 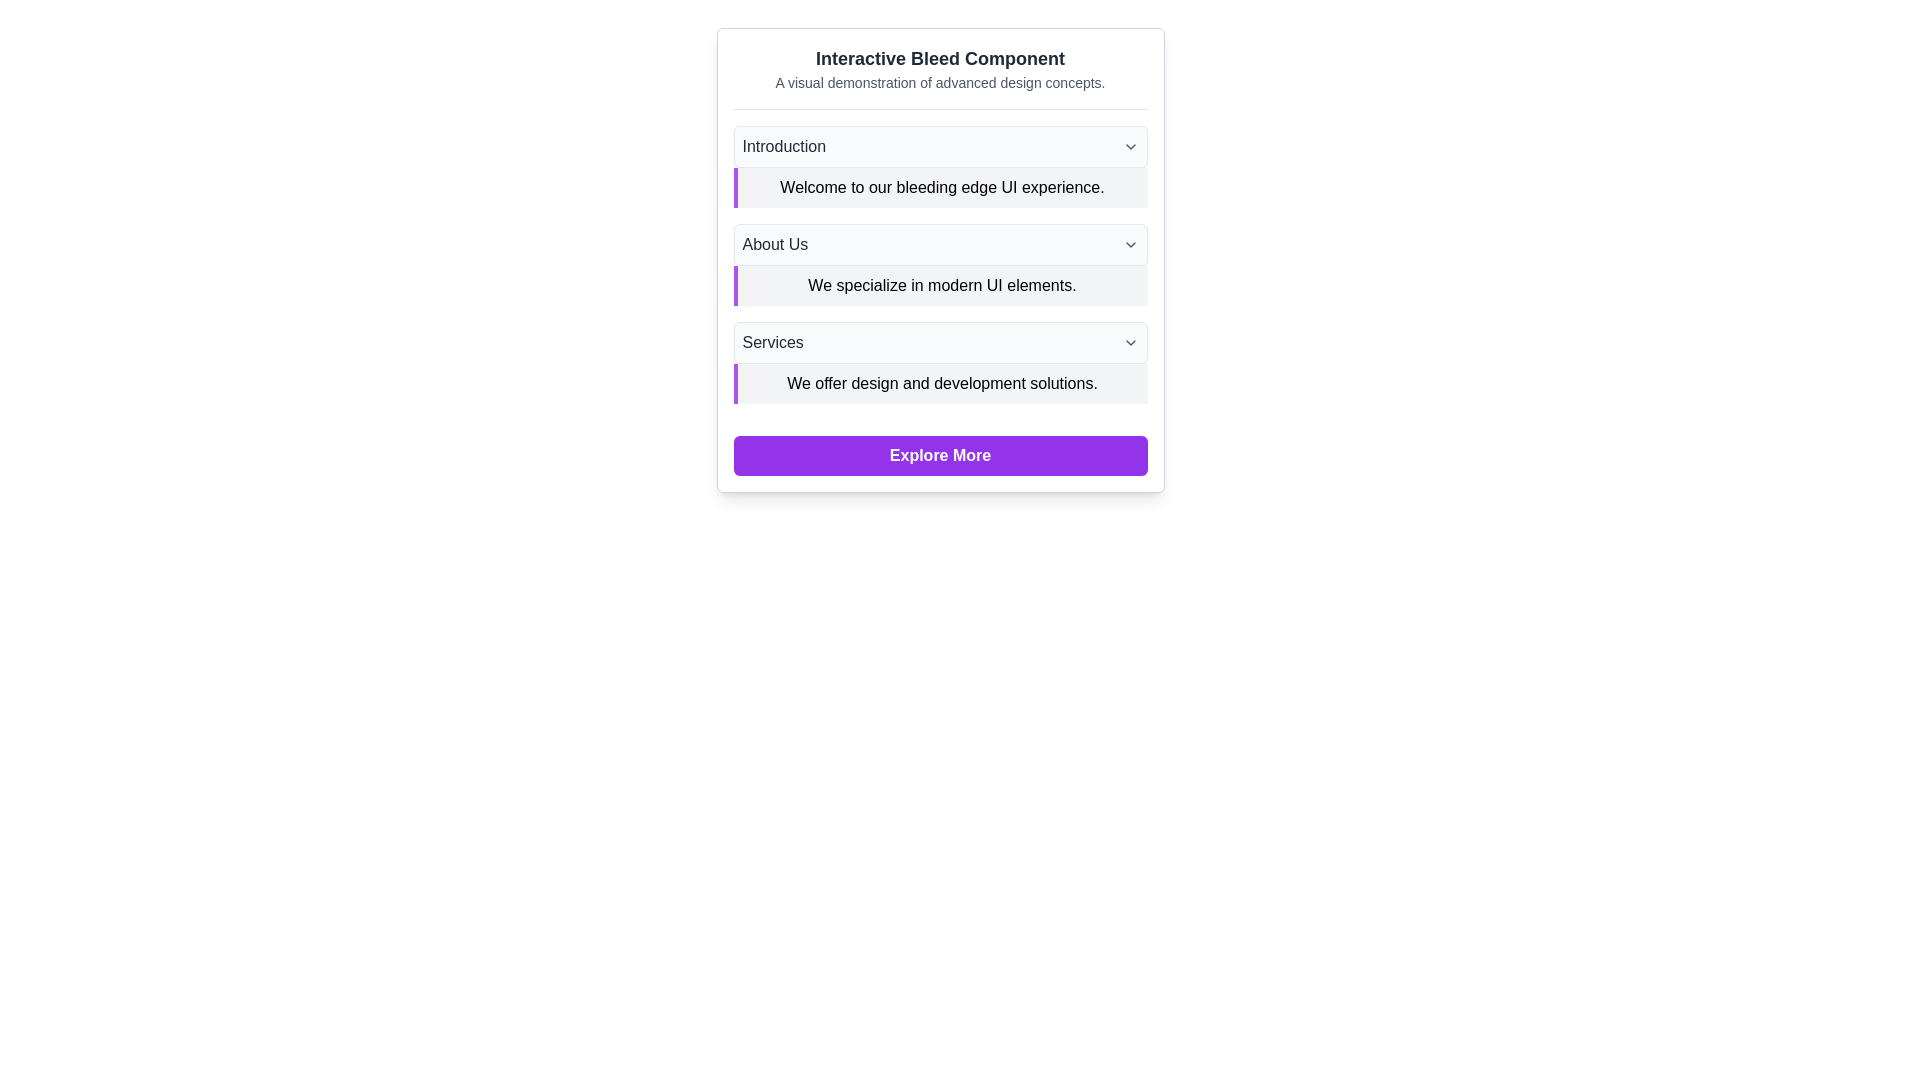 I want to click on the text block containing 'We specialize in modern UI elements.' located below the 'About Us' header, so click(x=939, y=285).